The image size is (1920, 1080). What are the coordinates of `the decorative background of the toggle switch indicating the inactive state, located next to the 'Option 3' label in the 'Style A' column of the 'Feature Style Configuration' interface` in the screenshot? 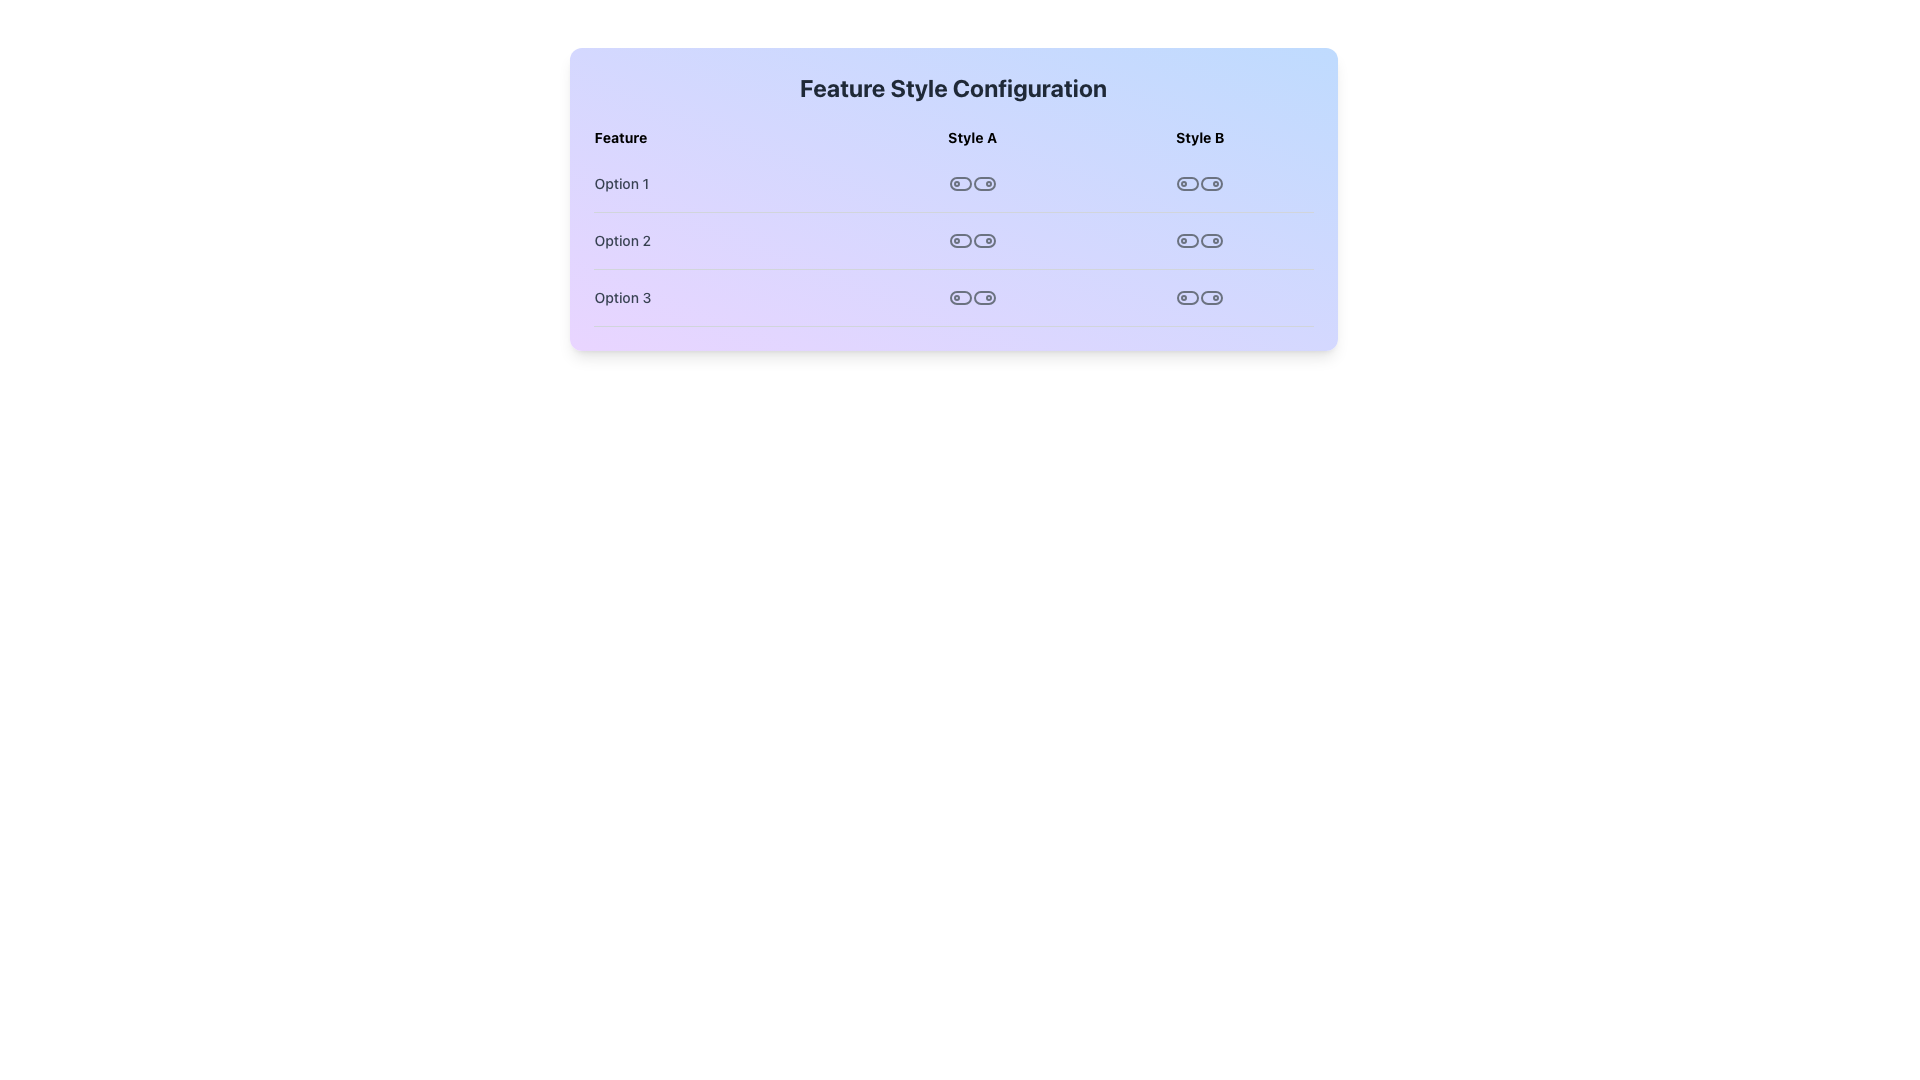 It's located at (984, 297).